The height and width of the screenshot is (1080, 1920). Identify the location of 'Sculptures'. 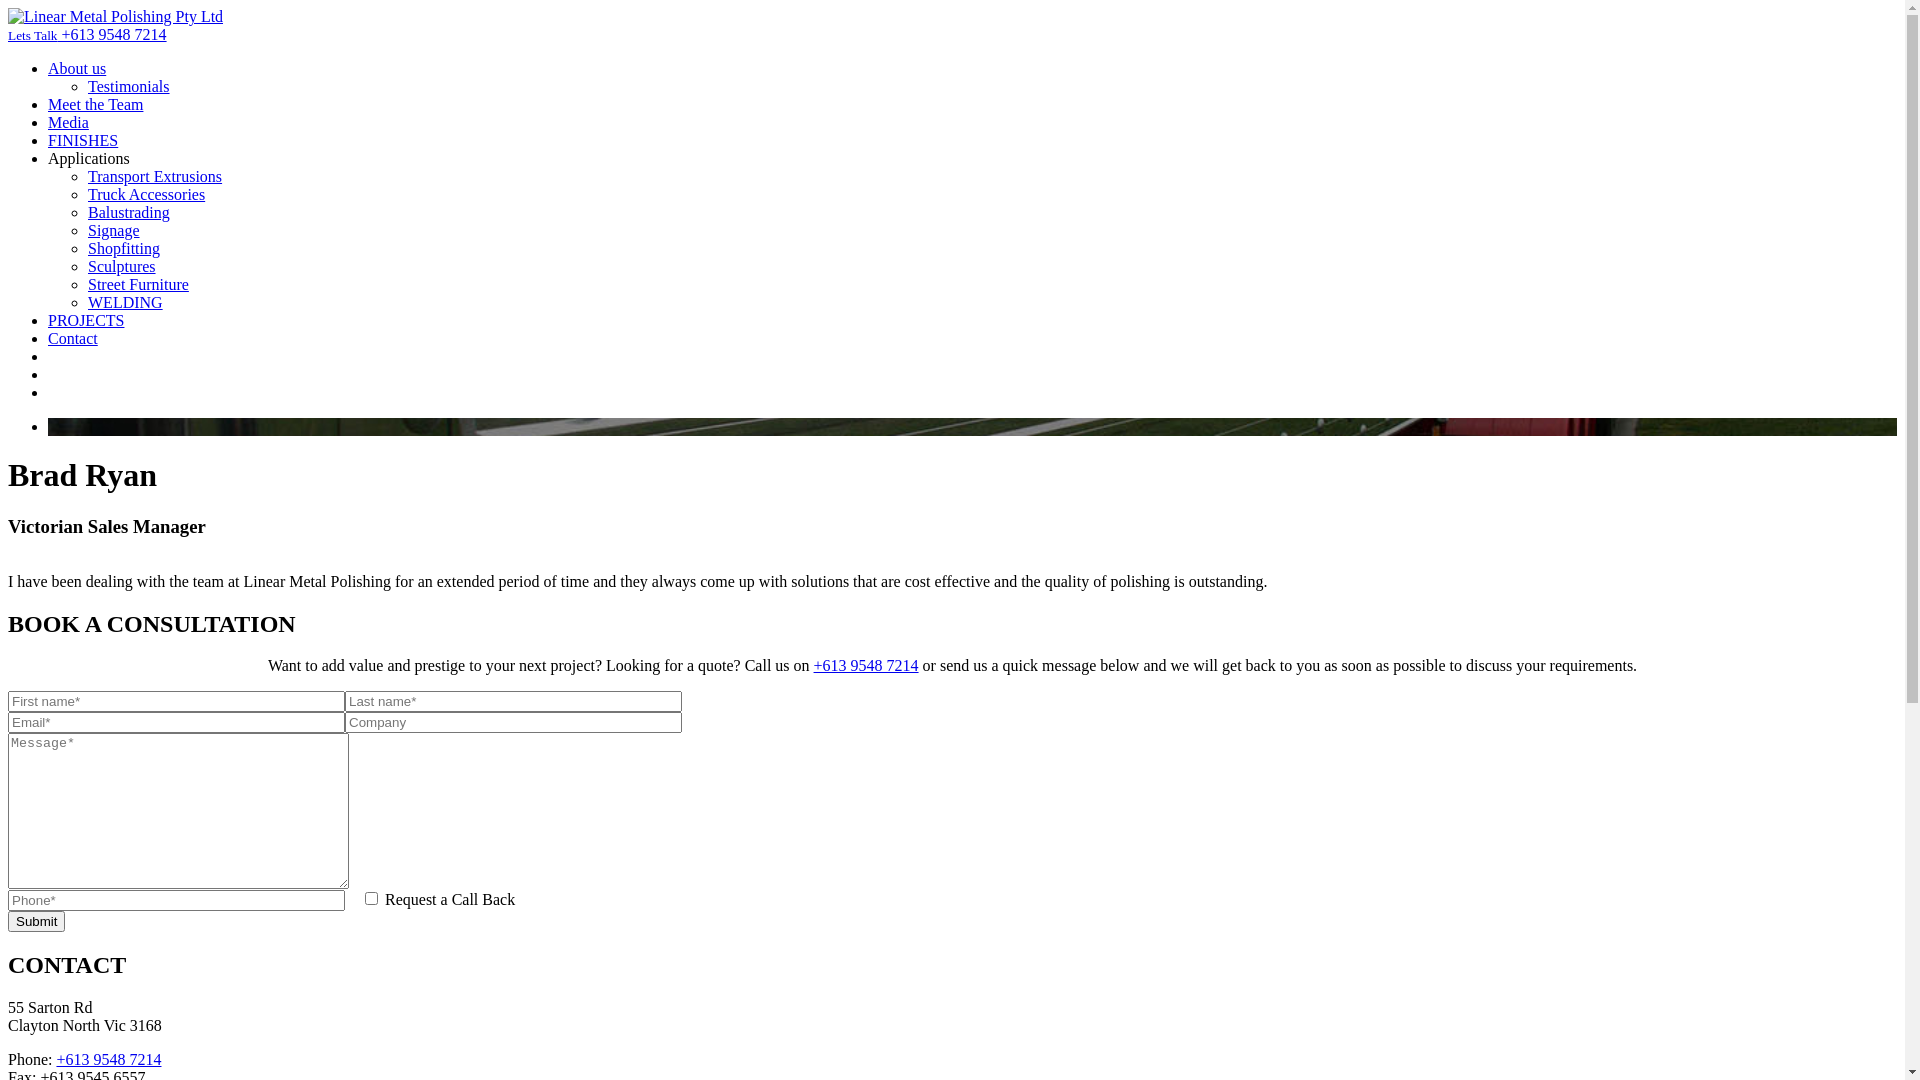
(120, 265).